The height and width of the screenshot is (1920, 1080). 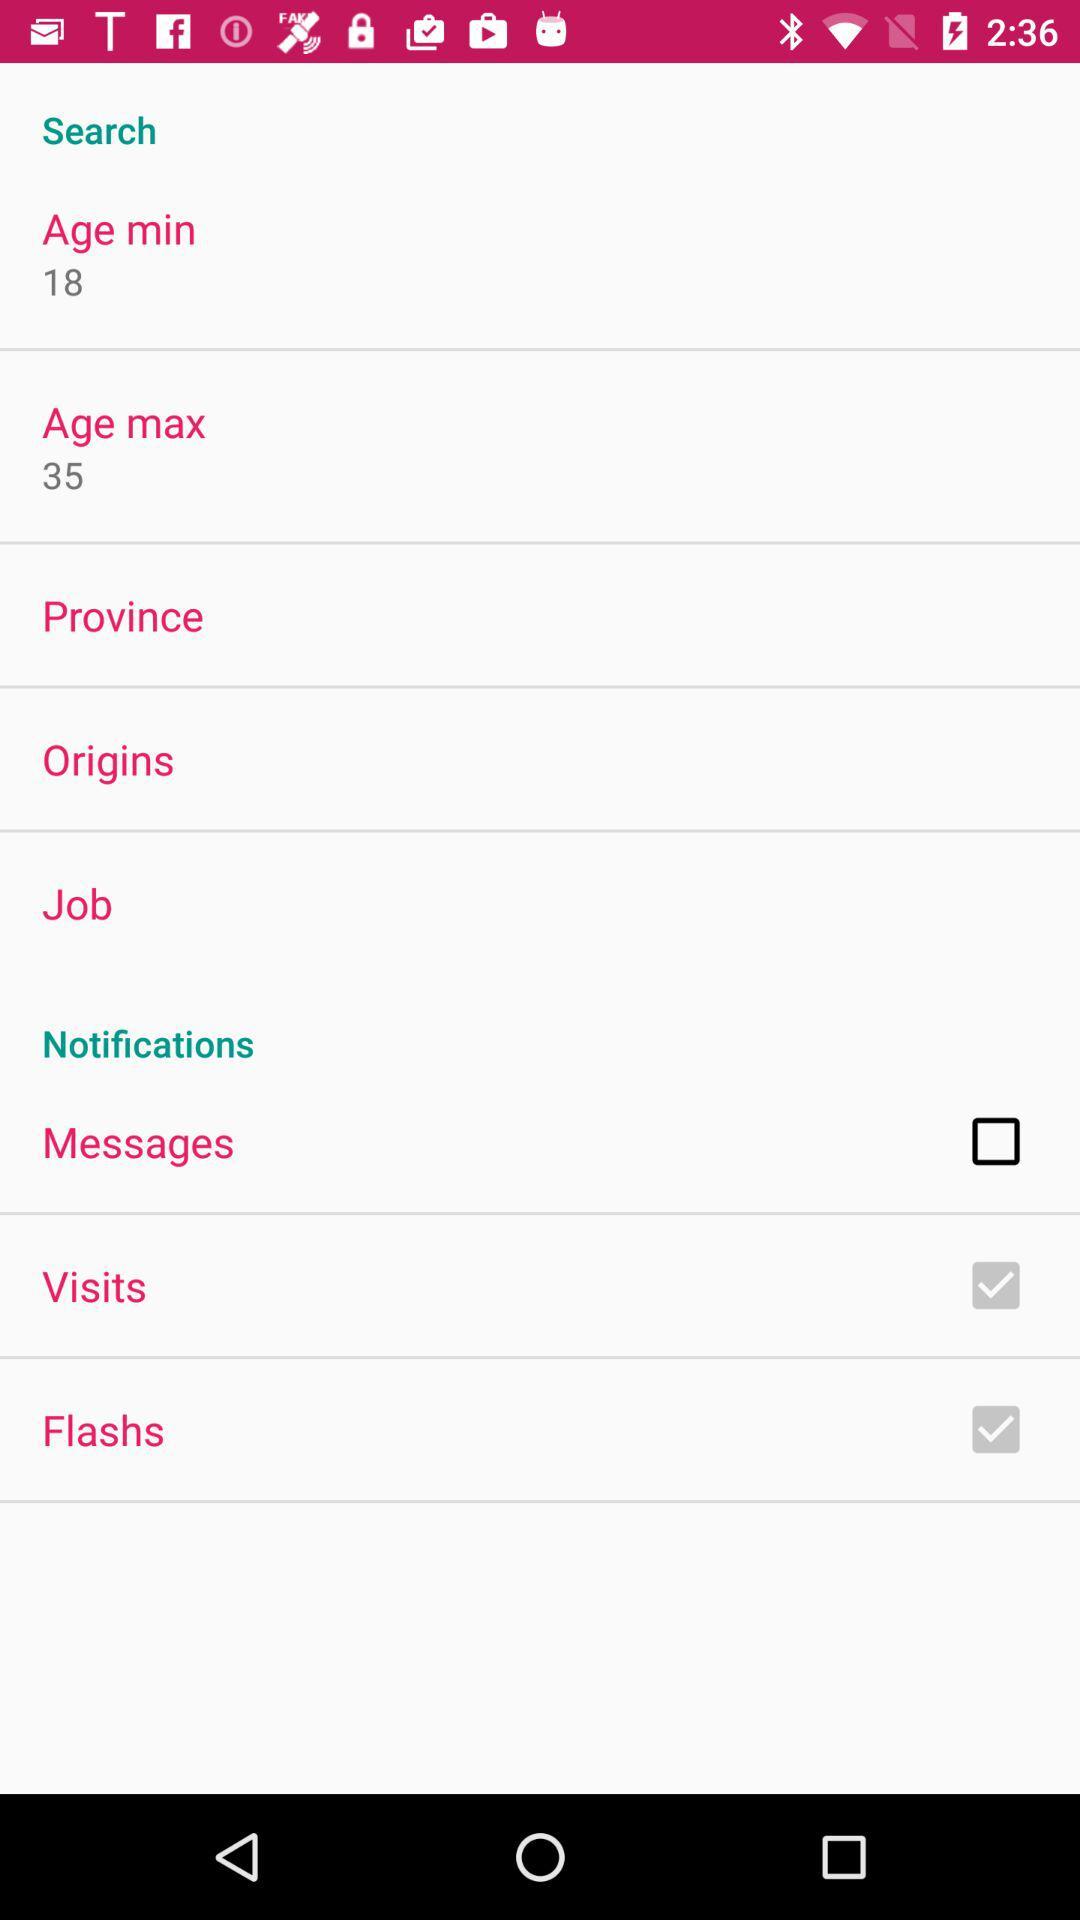 What do you see at coordinates (540, 107) in the screenshot?
I see `icon above age min icon` at bounding box center [540, 107].